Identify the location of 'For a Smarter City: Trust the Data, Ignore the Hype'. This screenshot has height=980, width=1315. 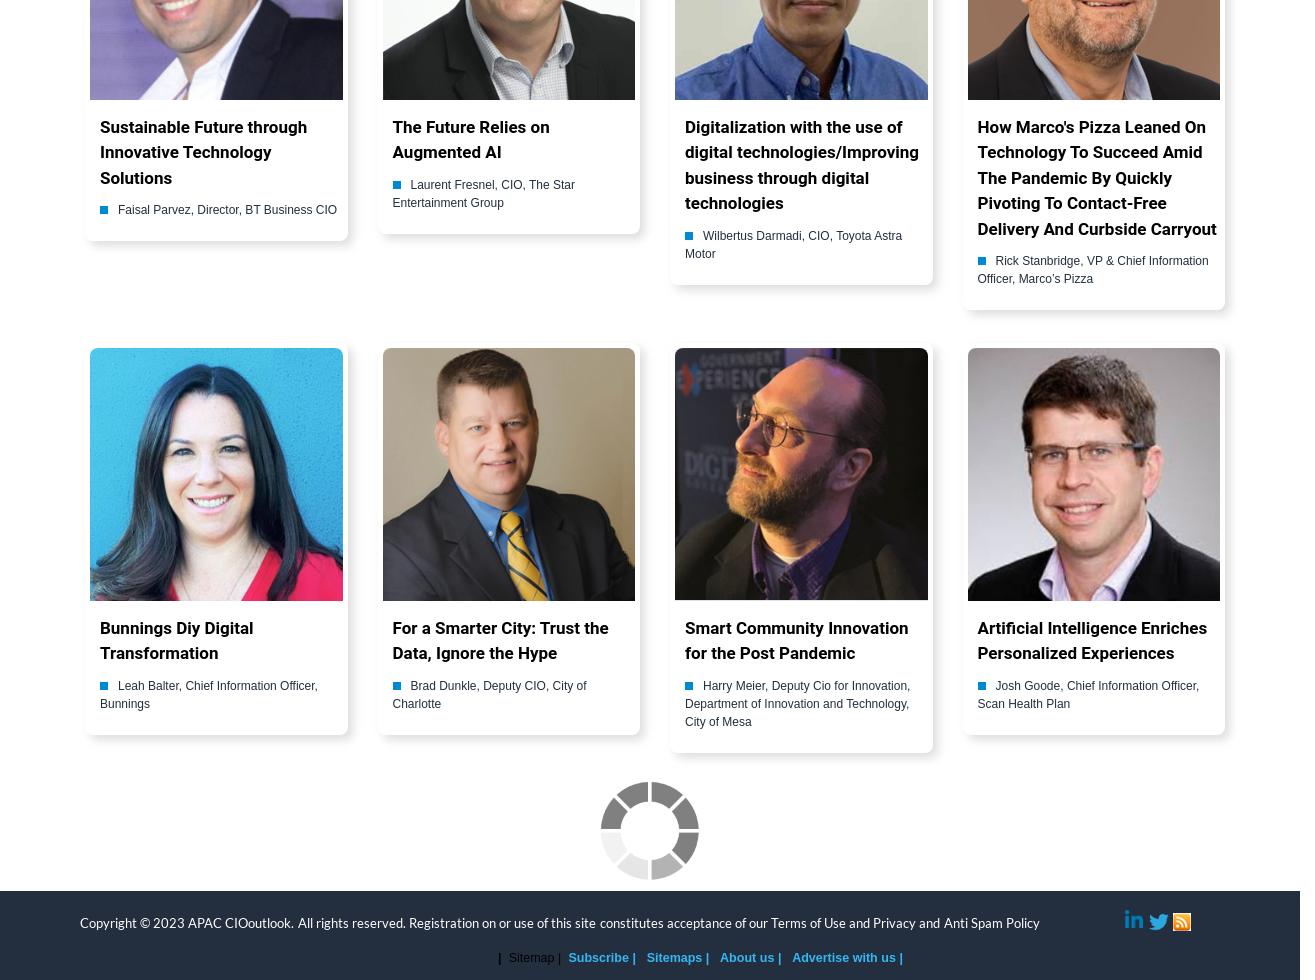
(499, 640).